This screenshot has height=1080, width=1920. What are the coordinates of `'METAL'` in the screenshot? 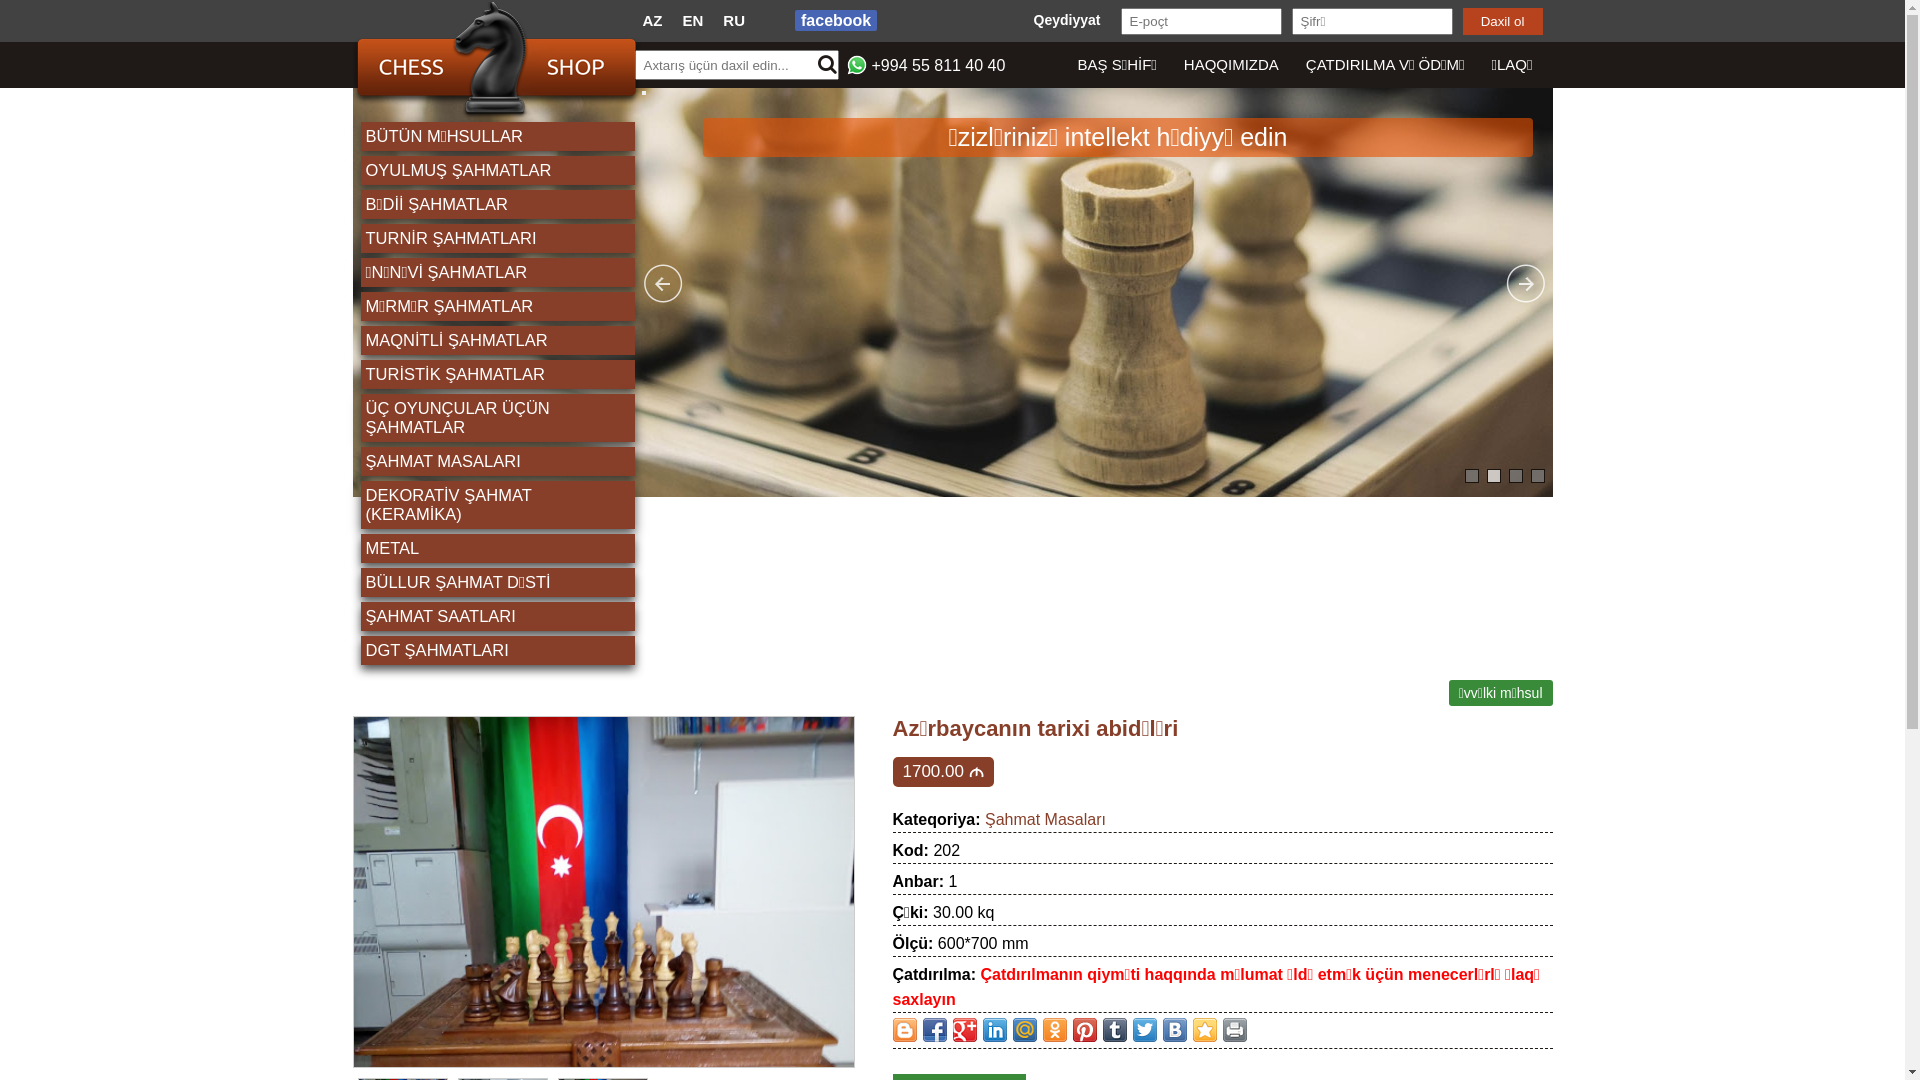 It's located at (498, 548).